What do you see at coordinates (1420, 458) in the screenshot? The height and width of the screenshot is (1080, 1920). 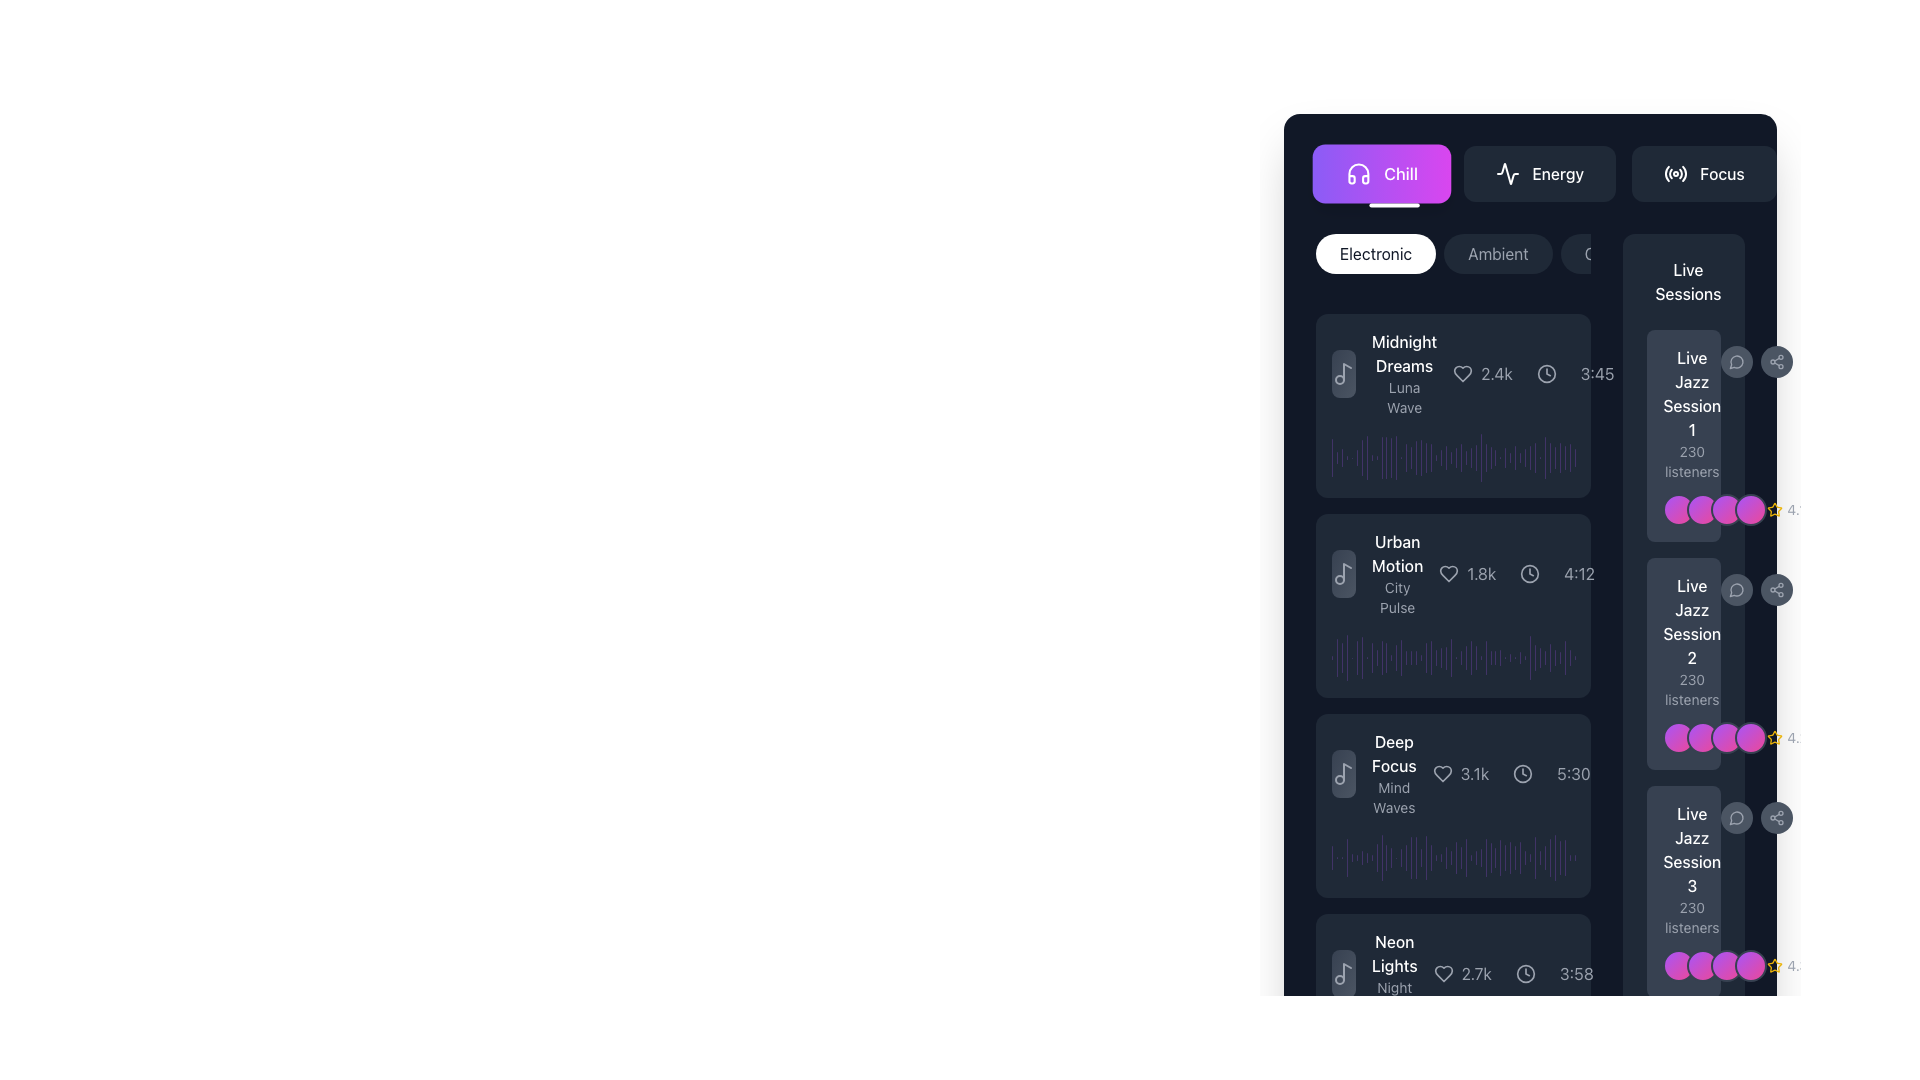 I see `the 19th purple vertical bar in the chart, which is semi-transparent and has rounded edges` at bounding box center [1420, 458].